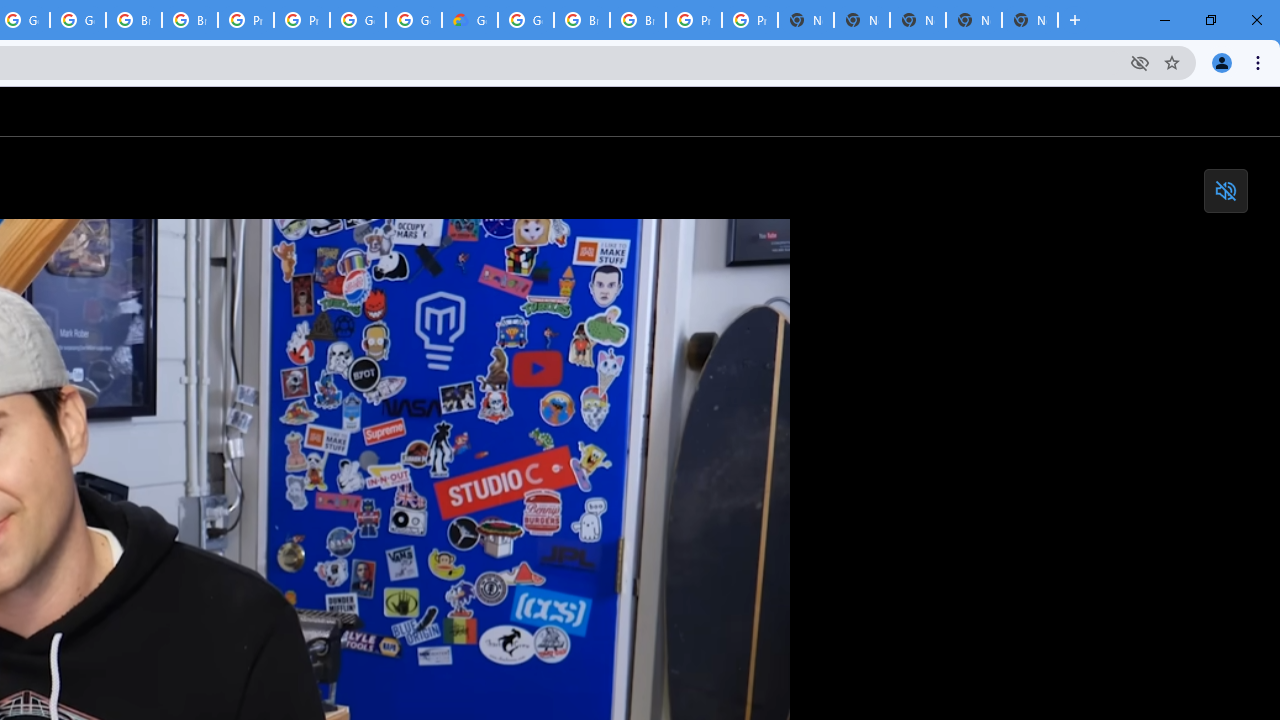 Image resolution: width=1280 pixels, height=720 pixels. I want to click on 'Google Cloud Platform', so click(526, 20).